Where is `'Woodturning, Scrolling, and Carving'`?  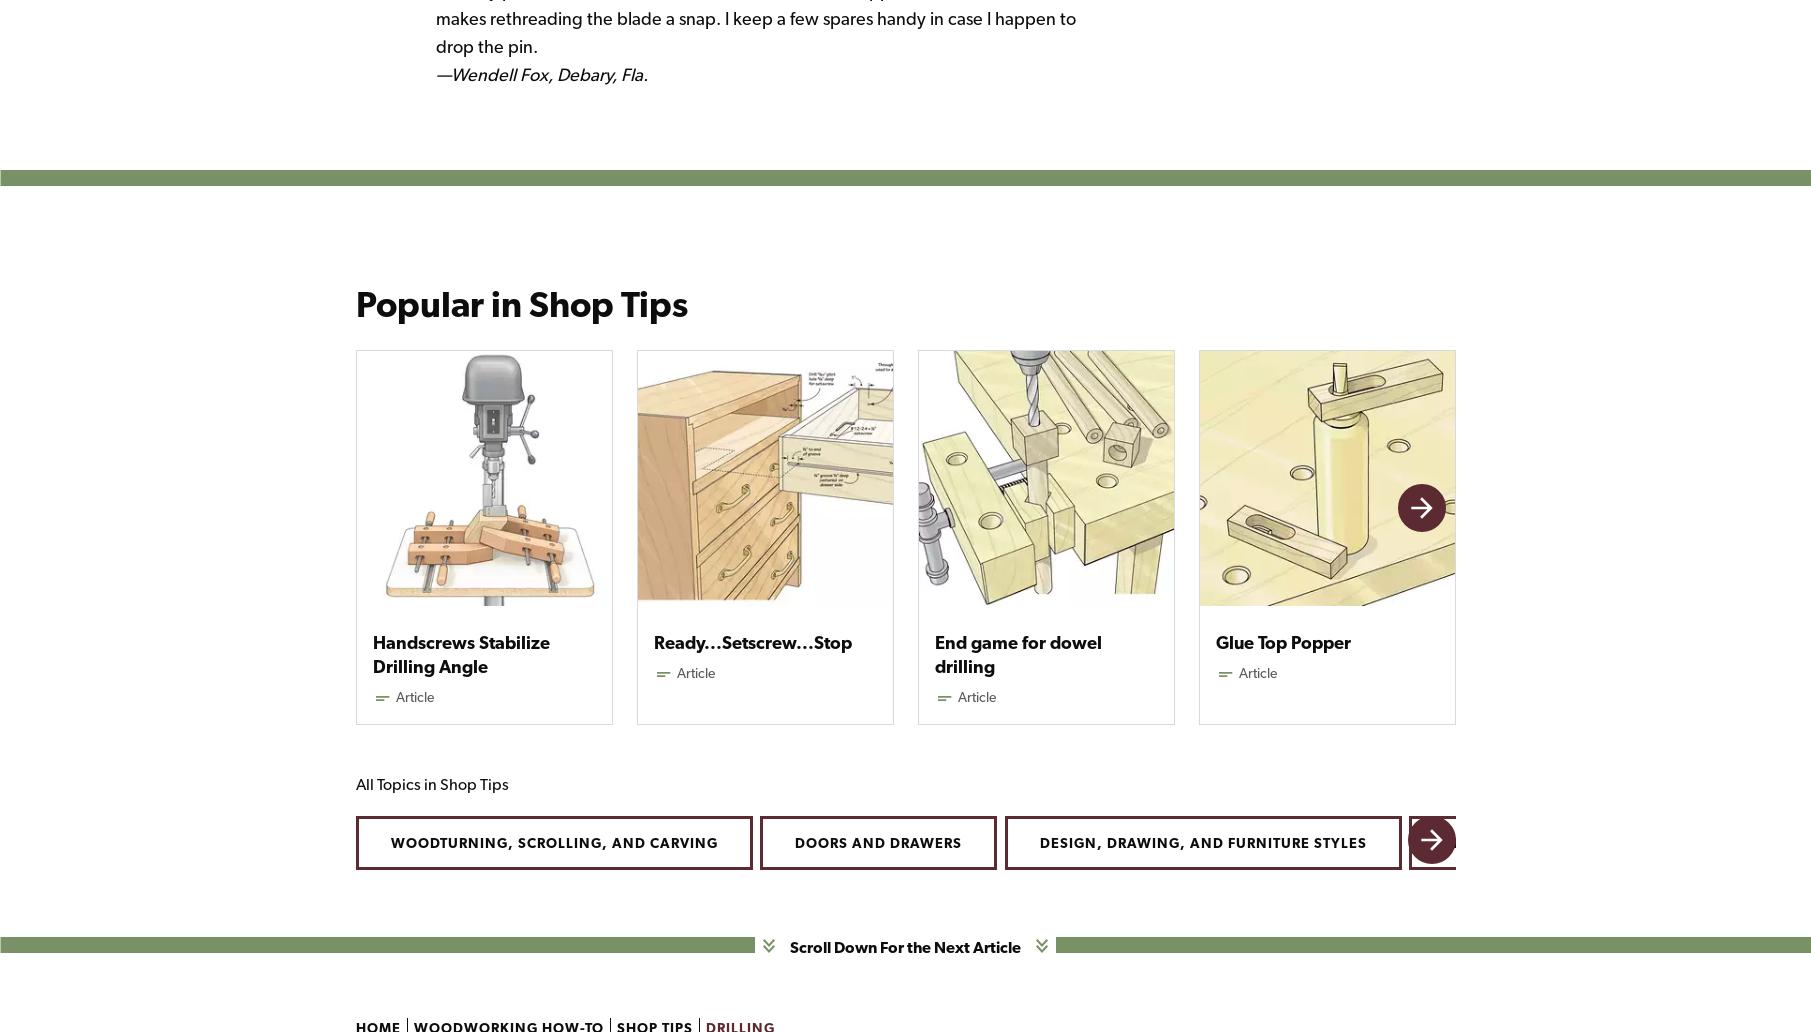
'Woodturning, Scrolling, and Carving' is located at coordinates (552, 842).